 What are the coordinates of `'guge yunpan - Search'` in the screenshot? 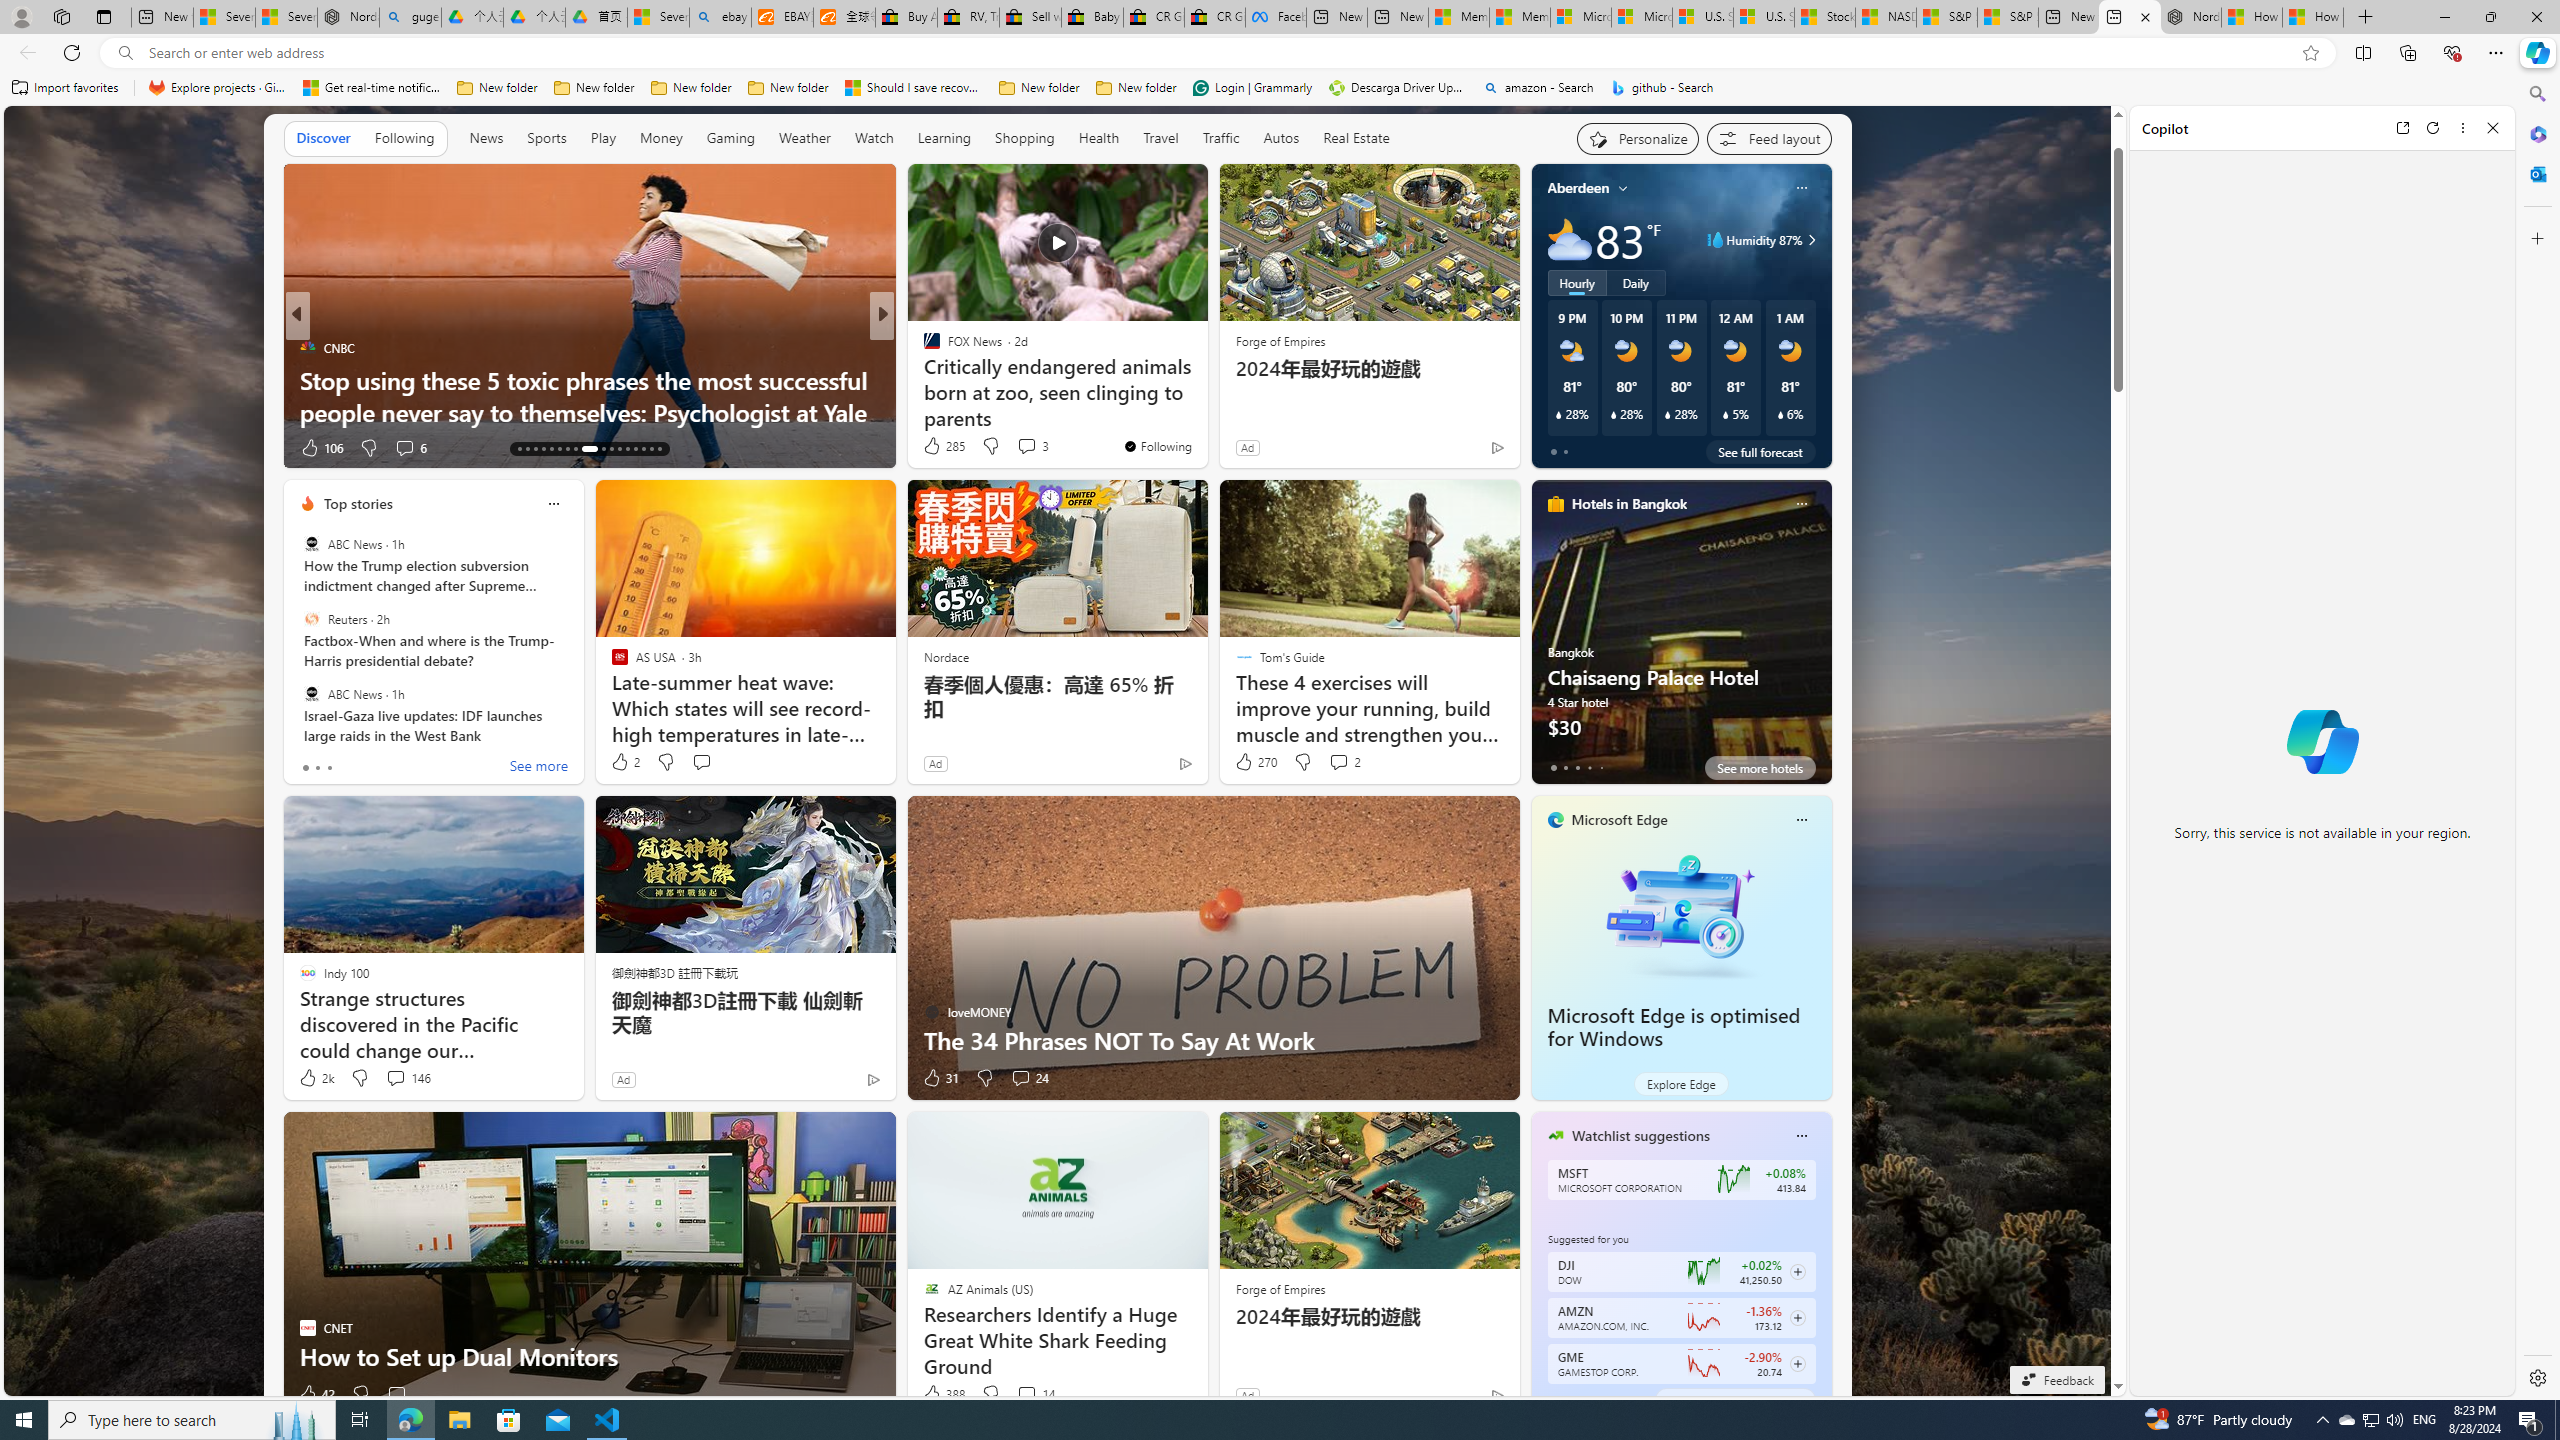 It's located at (409, 16).